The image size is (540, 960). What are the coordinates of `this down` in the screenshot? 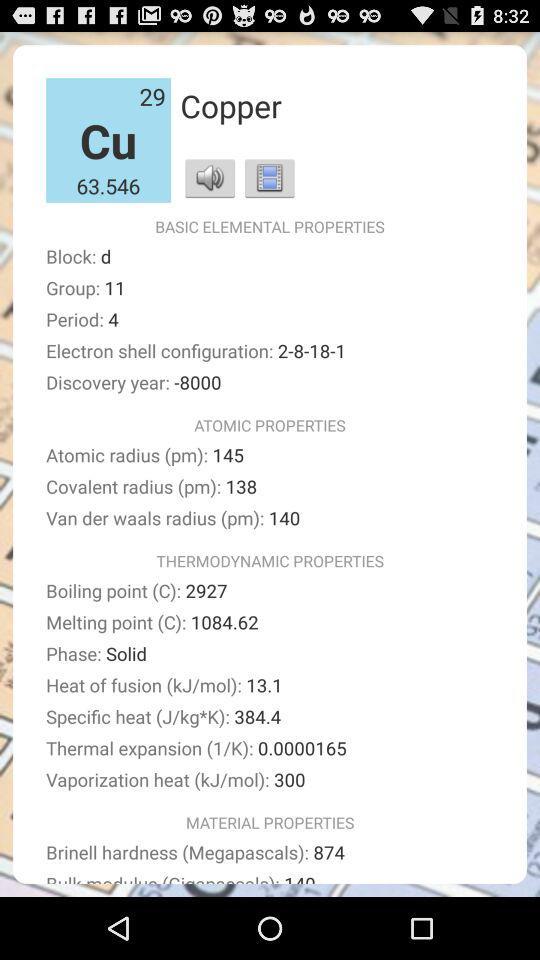 It's located at (269, 176).